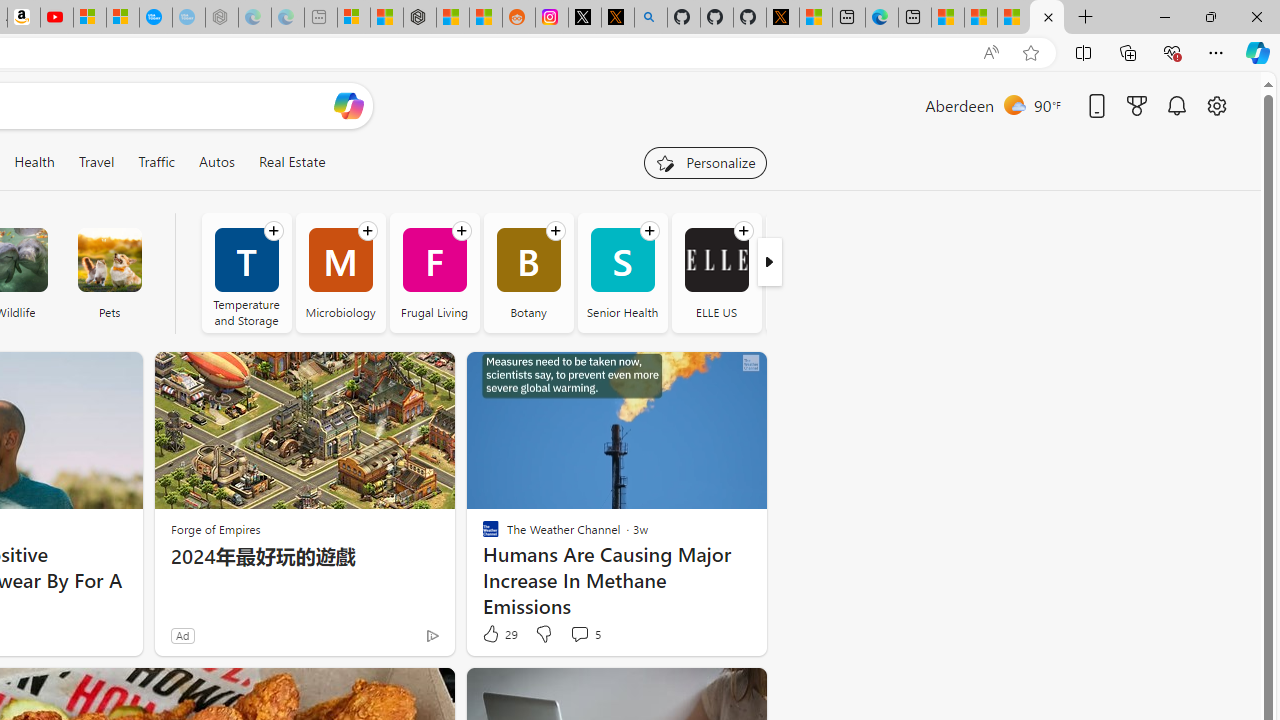 The image size is (1280, 720). Describe the element at coordinates (56, 17) in the screenshot. I see `'Day 1: Arriving in Yemen (surreal to be here) - YouTube'` at that location.